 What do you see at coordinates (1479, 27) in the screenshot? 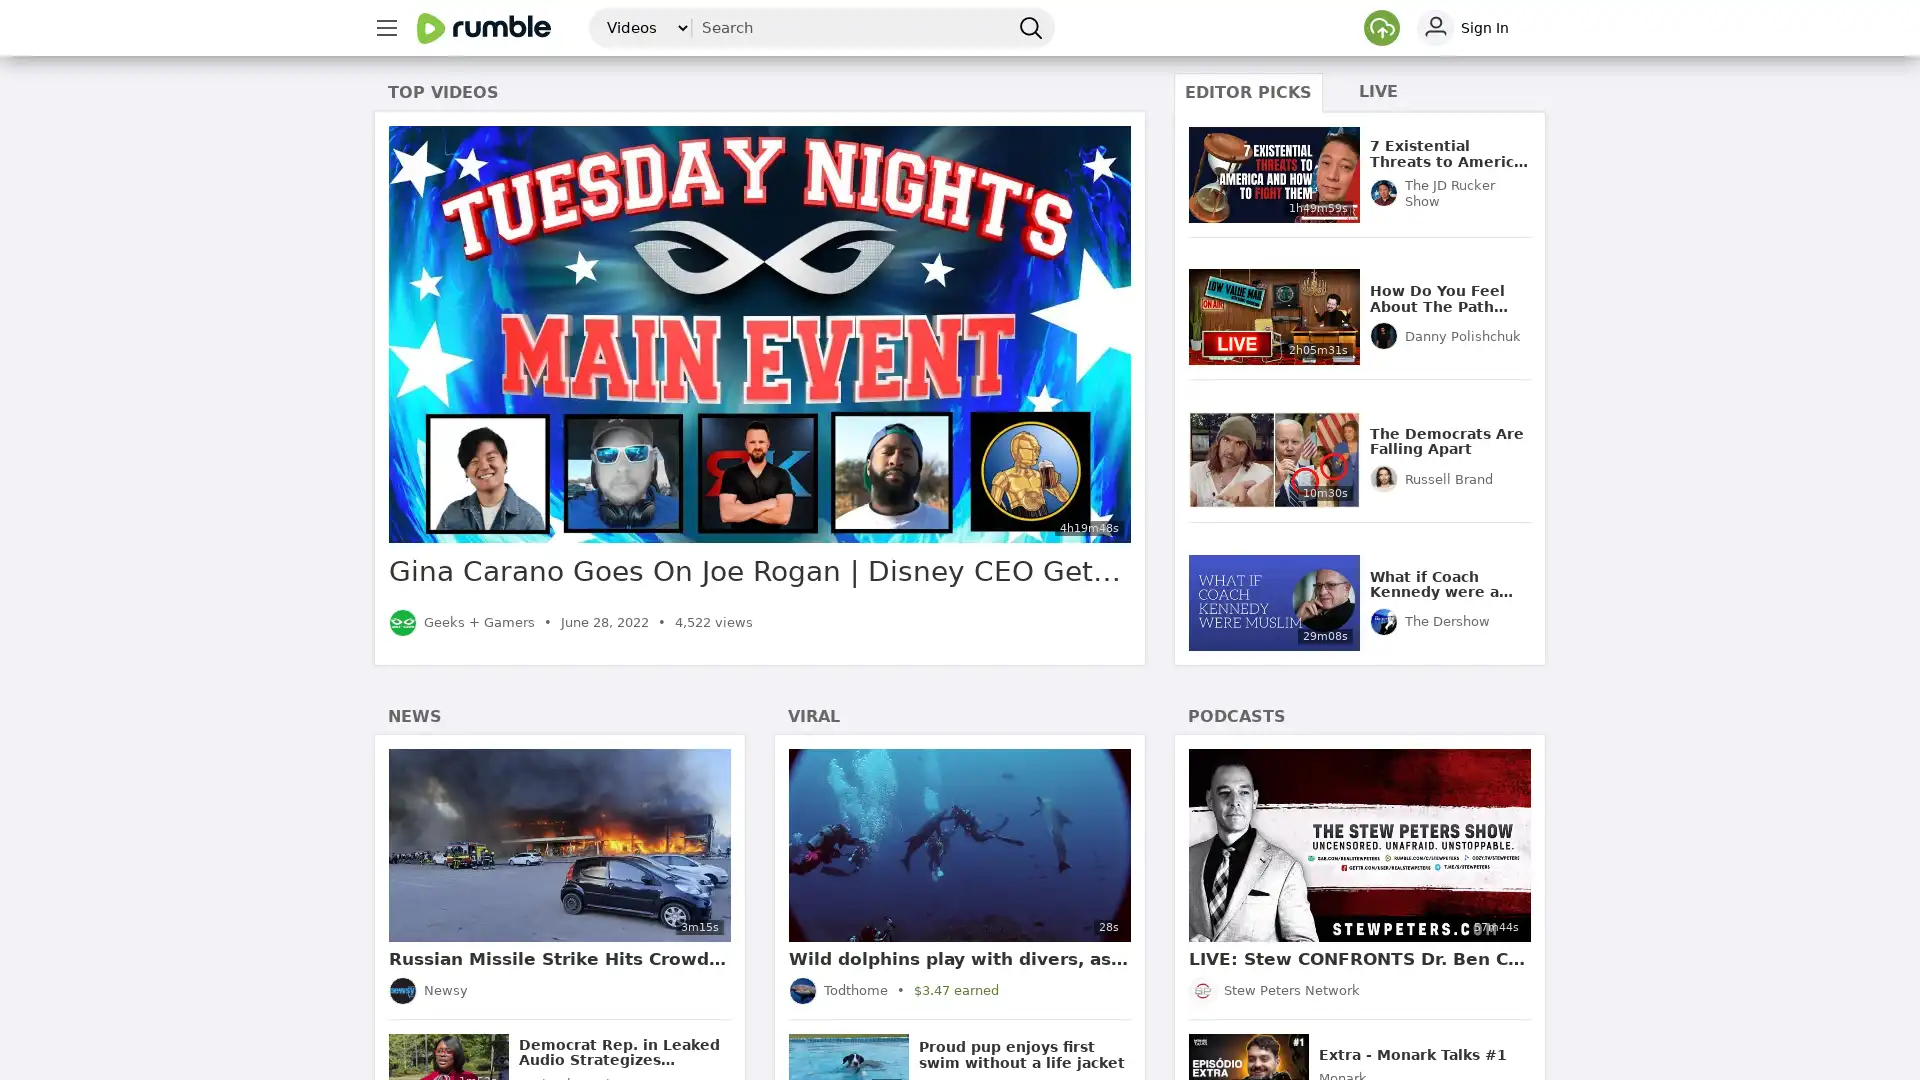
I see `sign in` at bounding box center [1479, 27].